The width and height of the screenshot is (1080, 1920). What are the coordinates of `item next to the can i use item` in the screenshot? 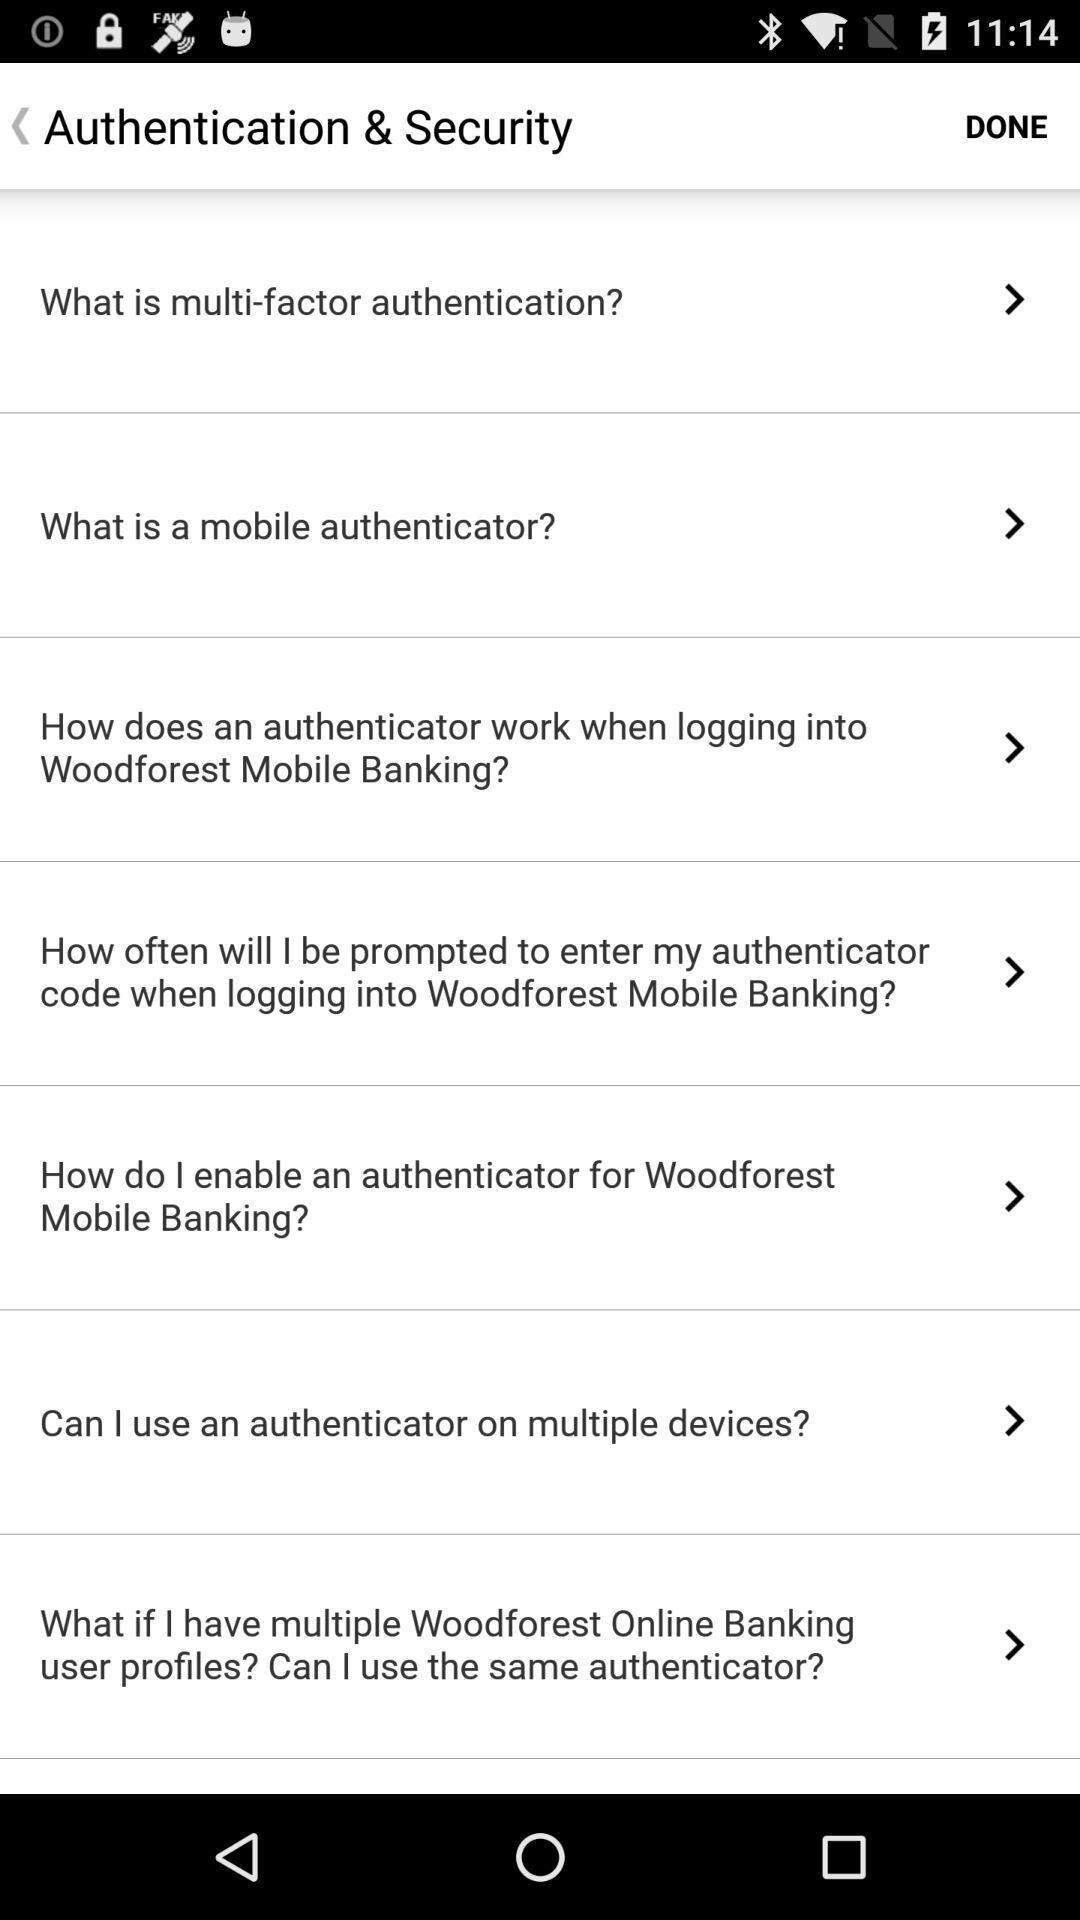 It's located at (1014, 1419).